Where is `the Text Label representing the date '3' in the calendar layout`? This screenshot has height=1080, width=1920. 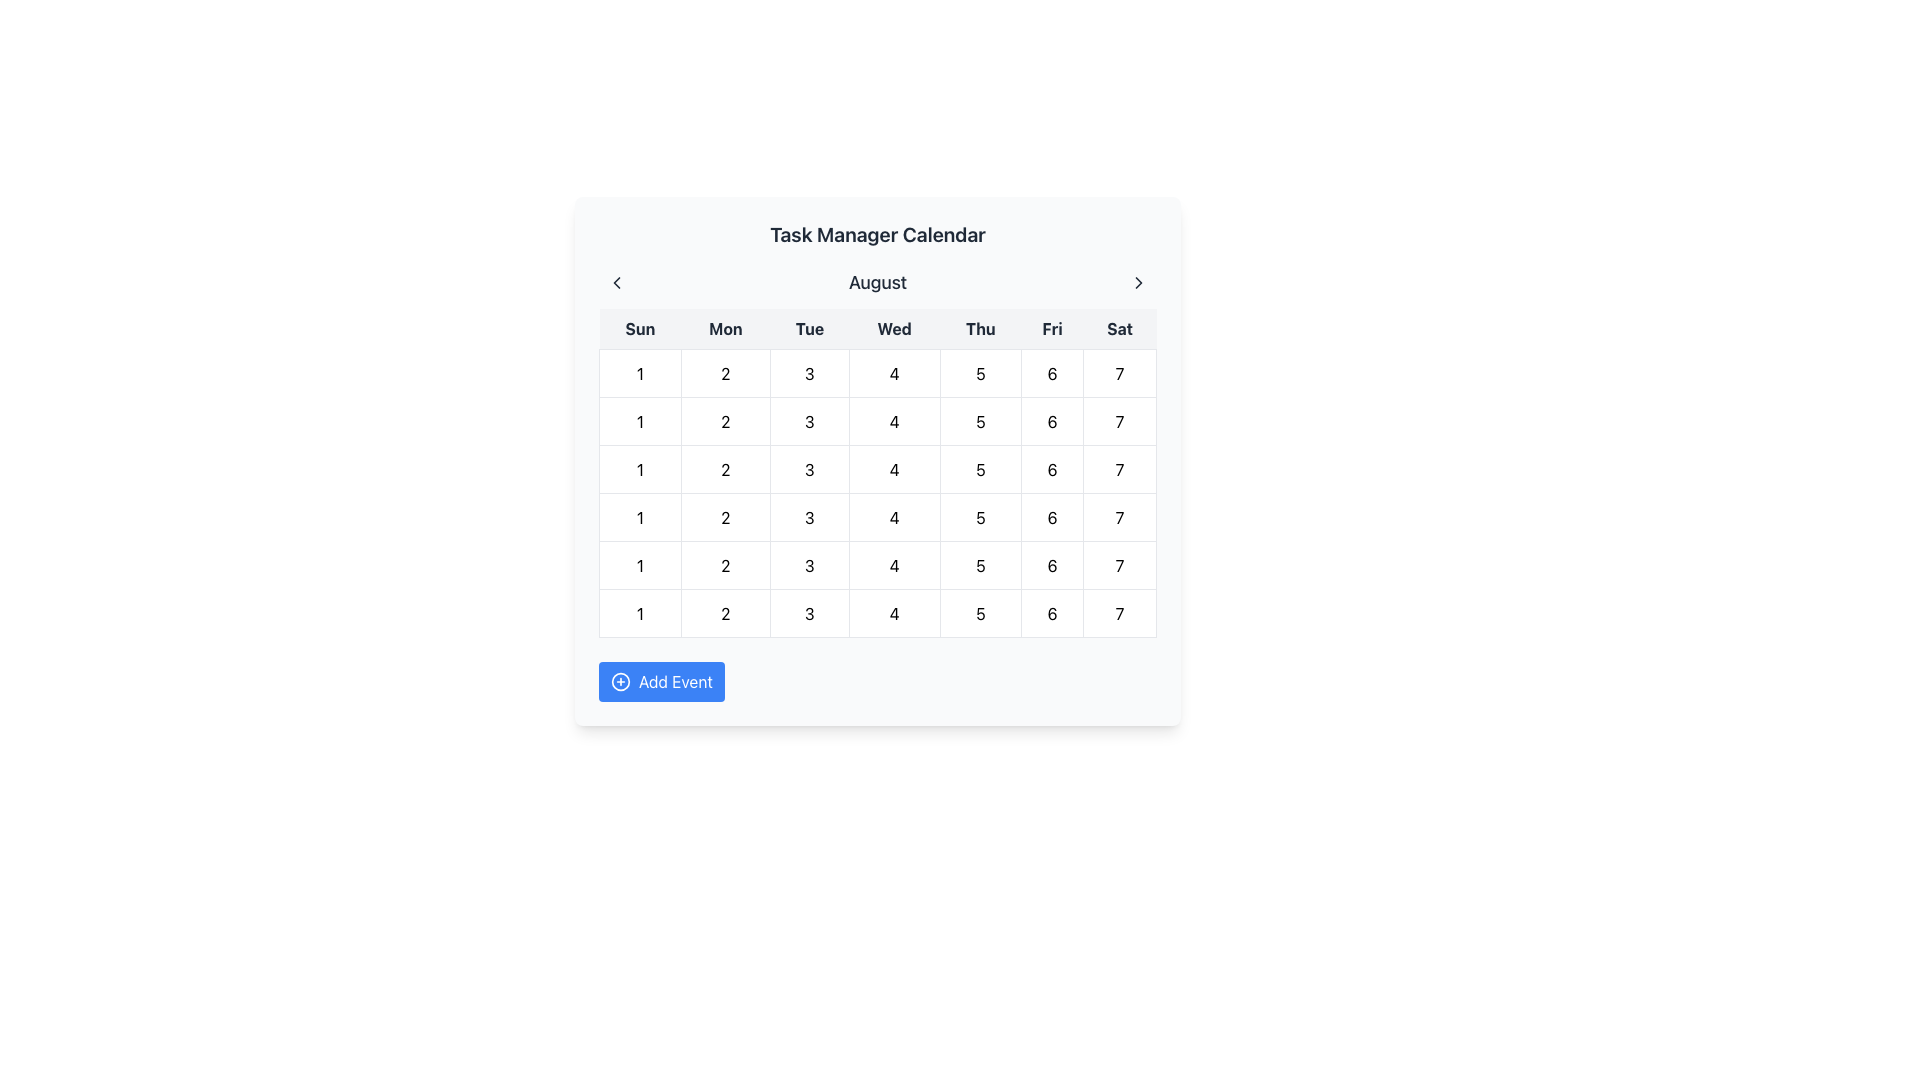
the Text Label representing the date '3' in the calendar layout is located at coordinates (809, 420).